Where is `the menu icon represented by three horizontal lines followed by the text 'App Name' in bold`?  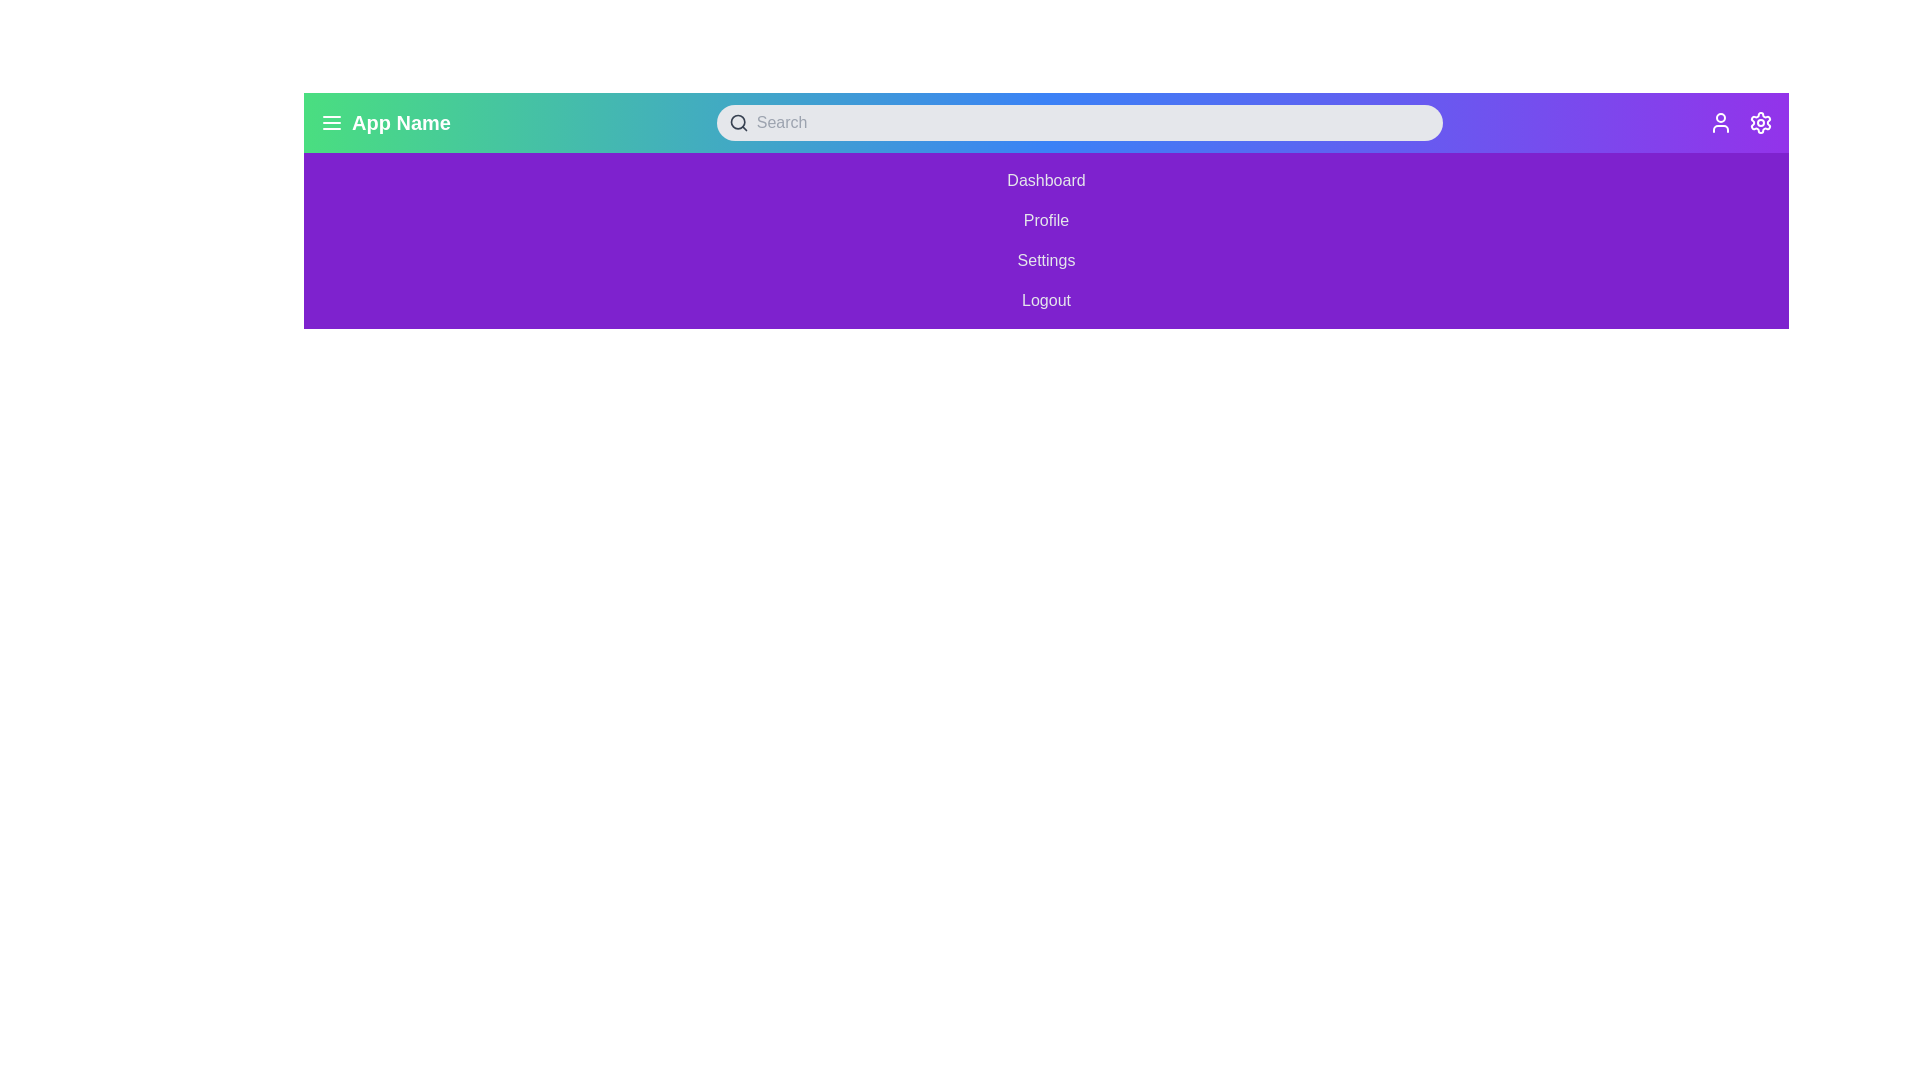 the menu icon represented by three horizontal lines followed by the text 'App Name' in bold is located at coordinates (385, 123).